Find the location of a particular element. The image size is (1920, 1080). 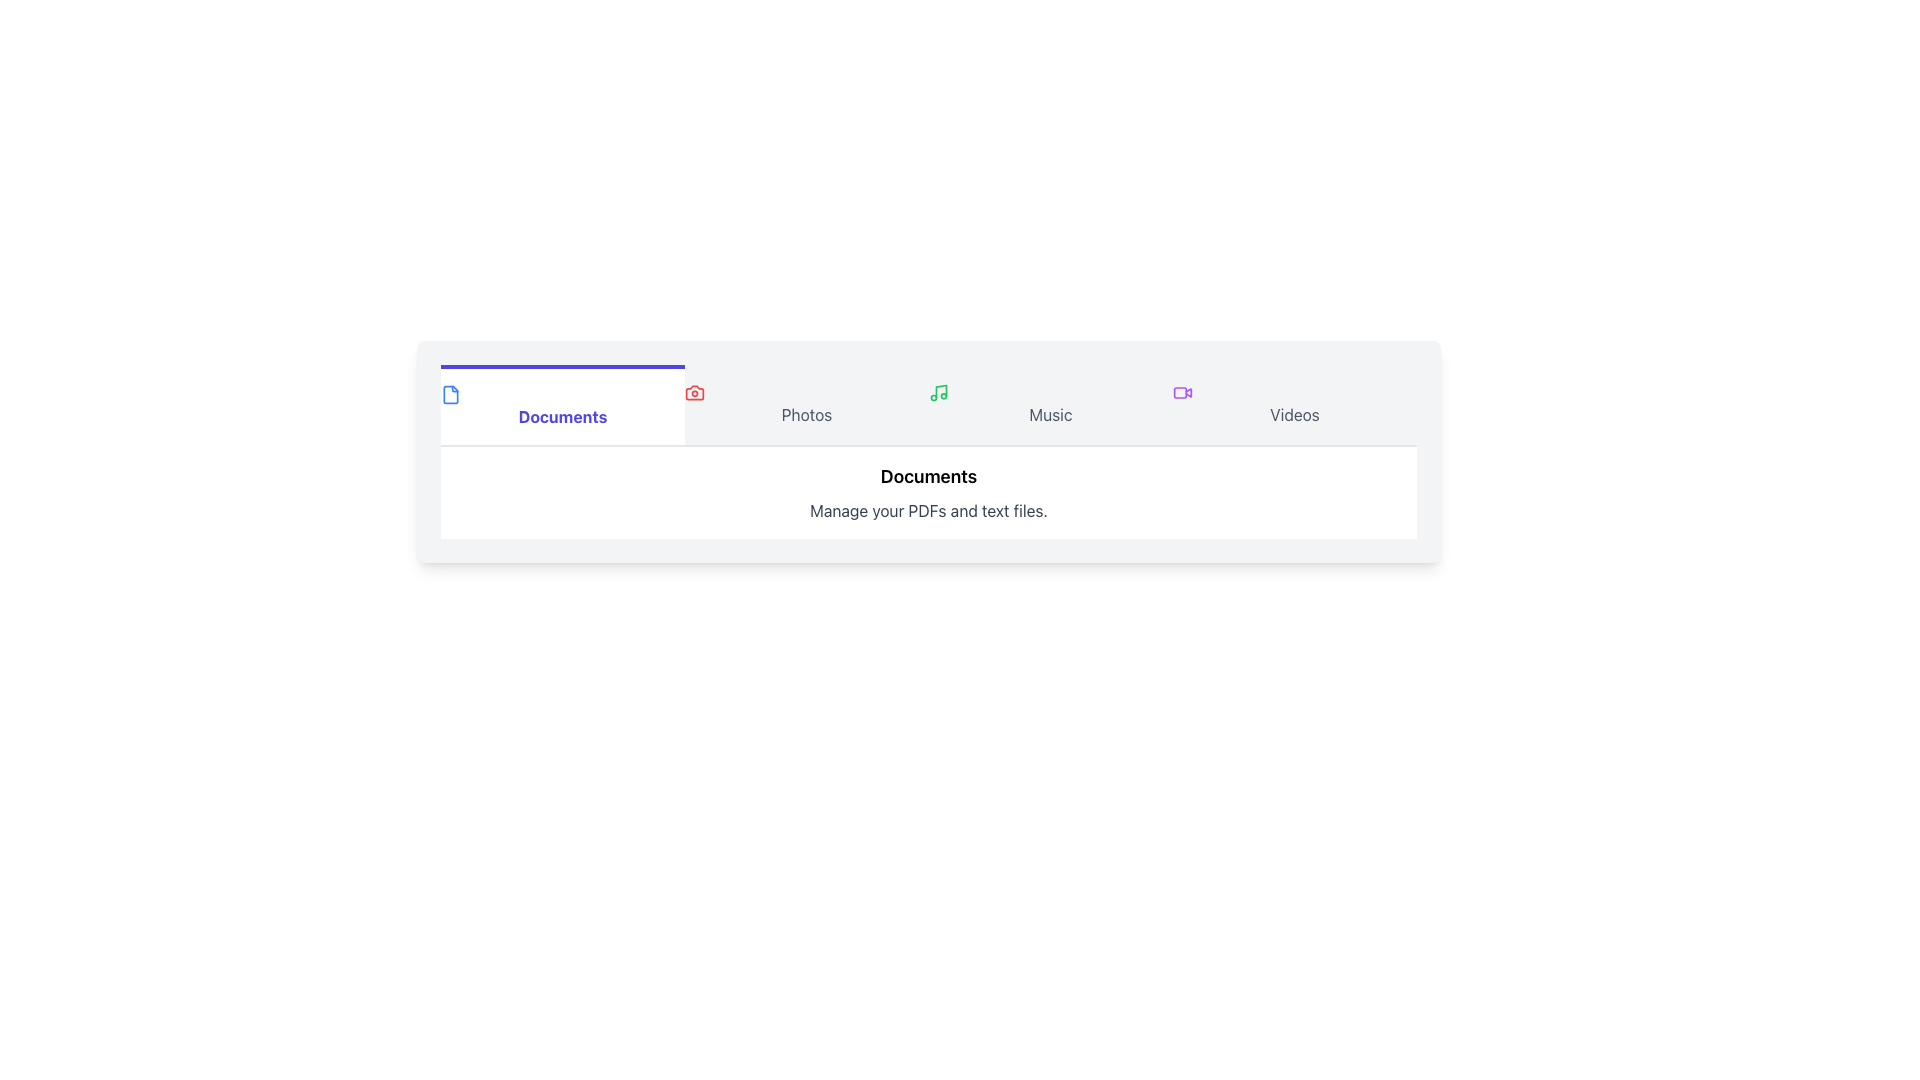

the purple camera icon representing the 'Videos' tab in the top navigation bar, which is the fourth icon in the sequence, directly above the 'Videos' label is located at coordinates (1182, 393).